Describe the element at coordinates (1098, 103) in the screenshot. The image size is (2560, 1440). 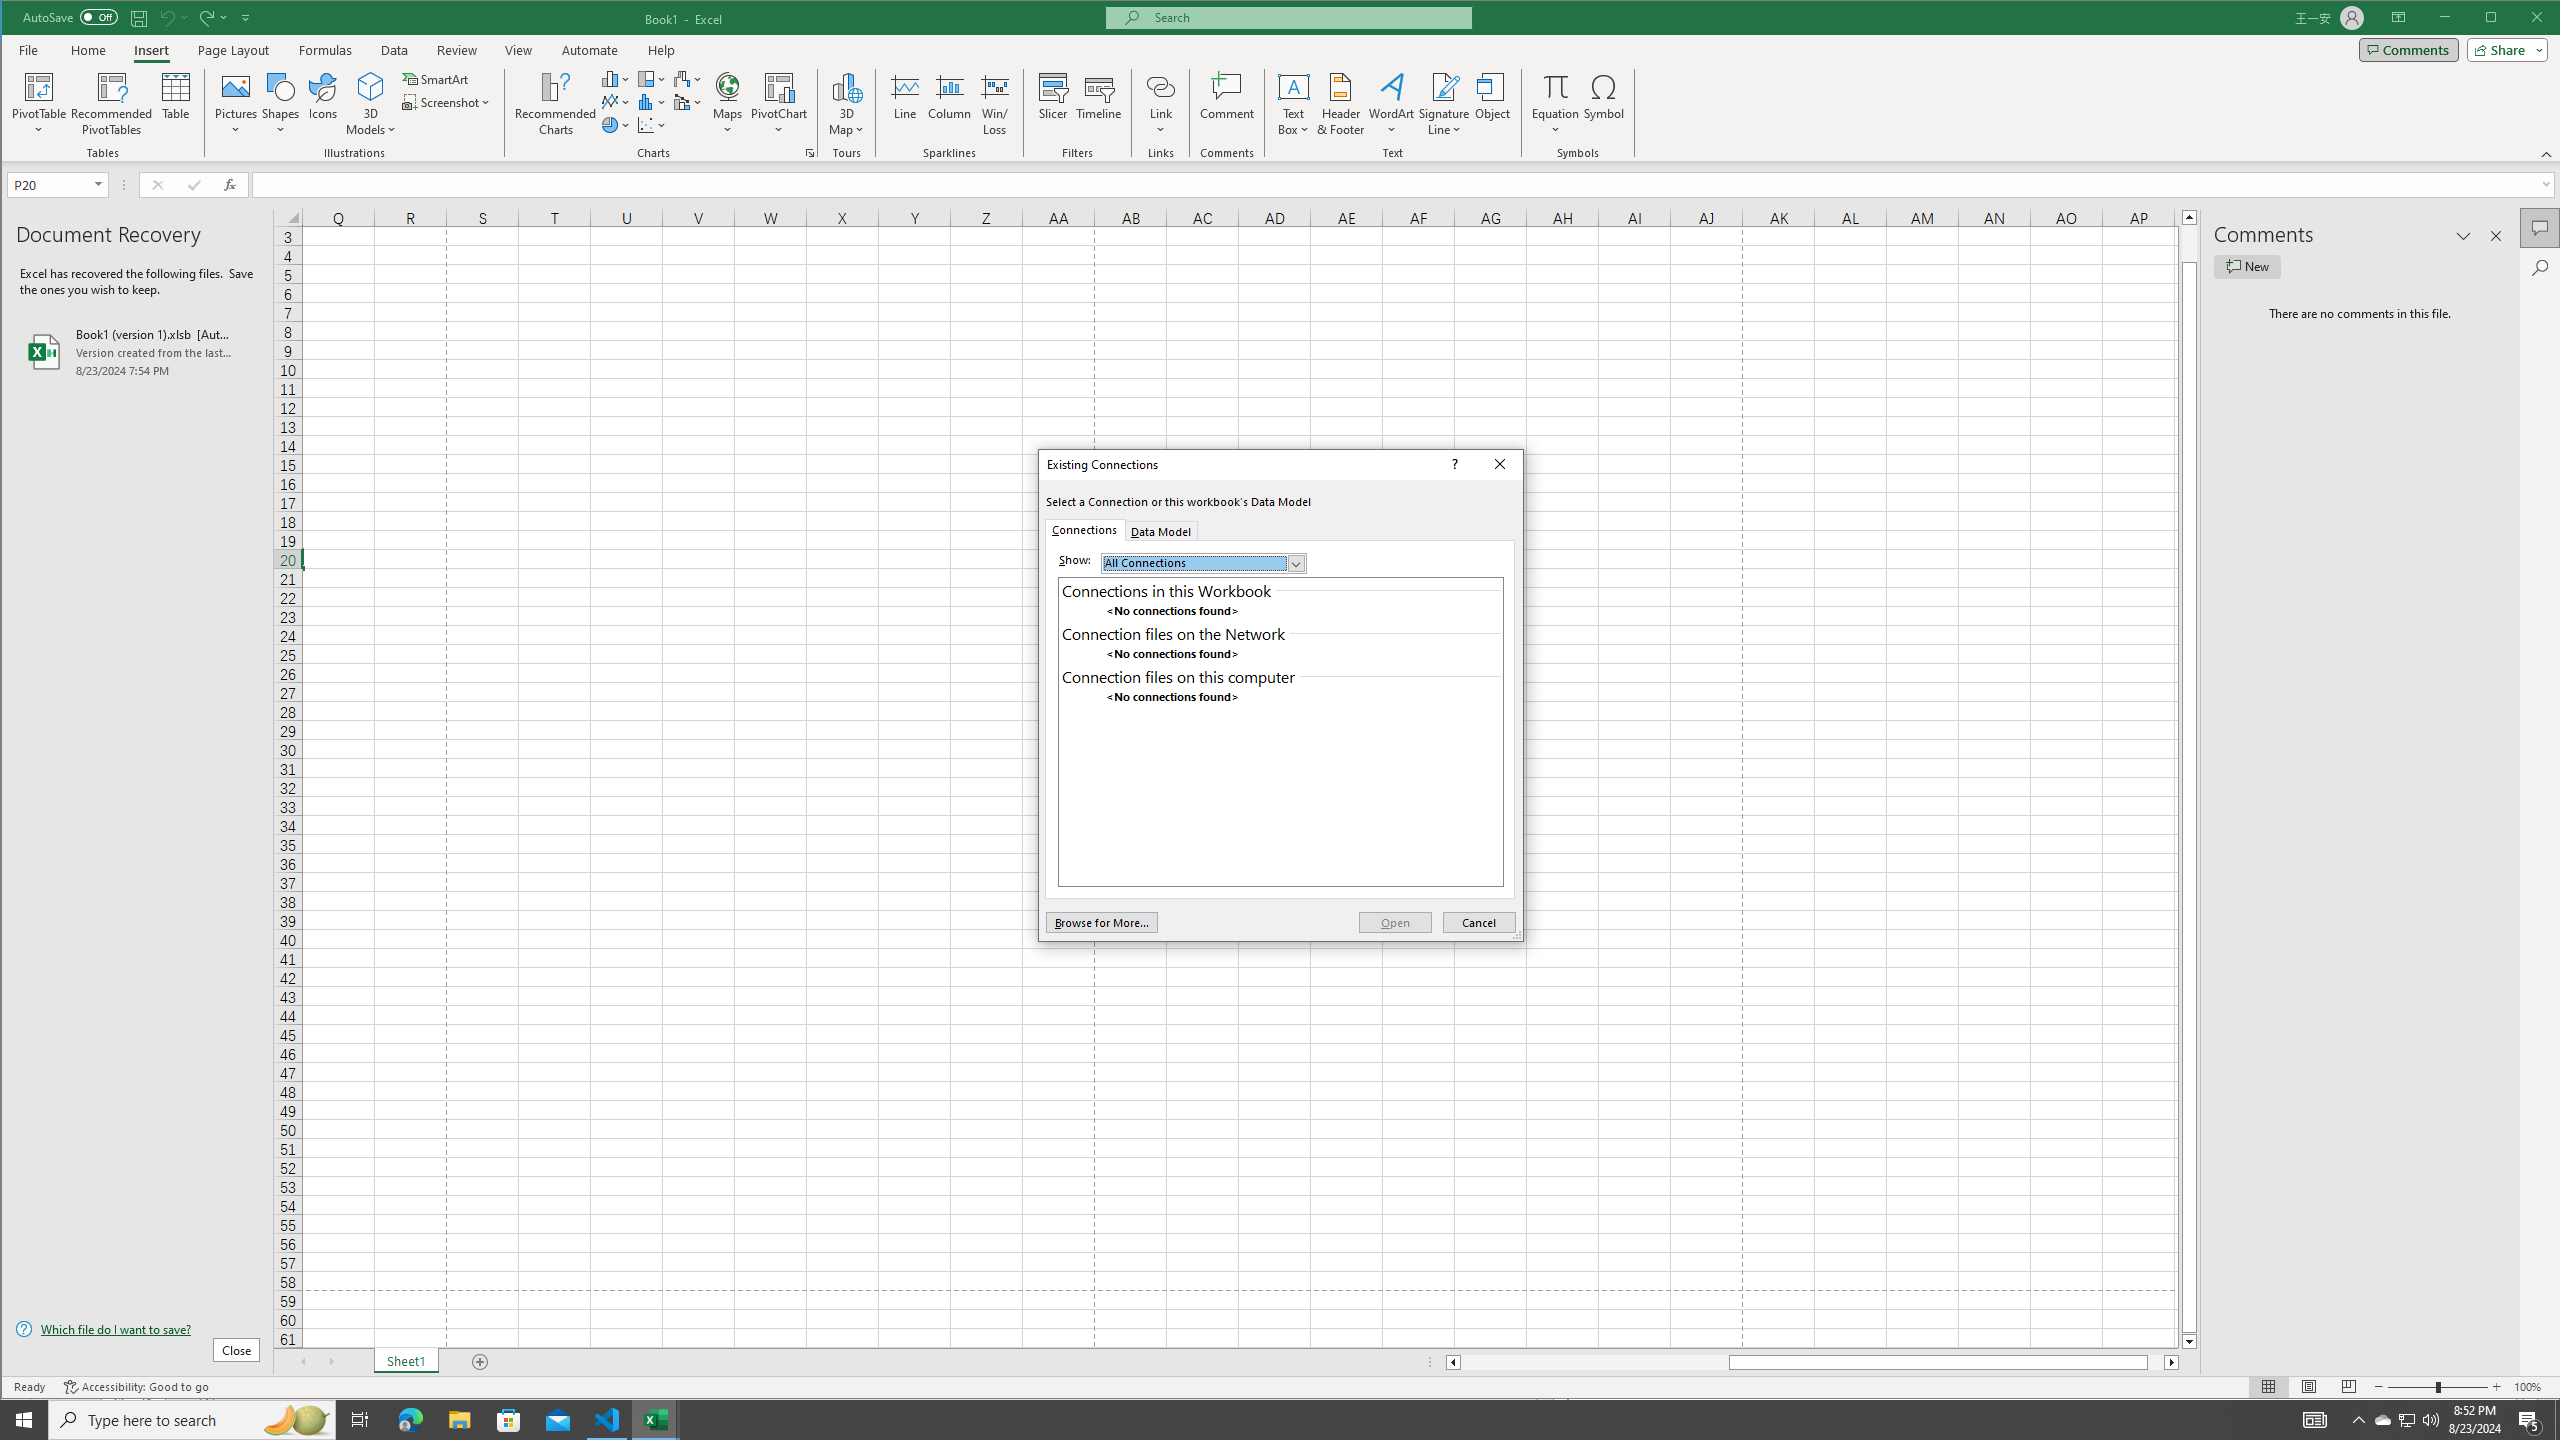
I see `'Timeline'` at that location.